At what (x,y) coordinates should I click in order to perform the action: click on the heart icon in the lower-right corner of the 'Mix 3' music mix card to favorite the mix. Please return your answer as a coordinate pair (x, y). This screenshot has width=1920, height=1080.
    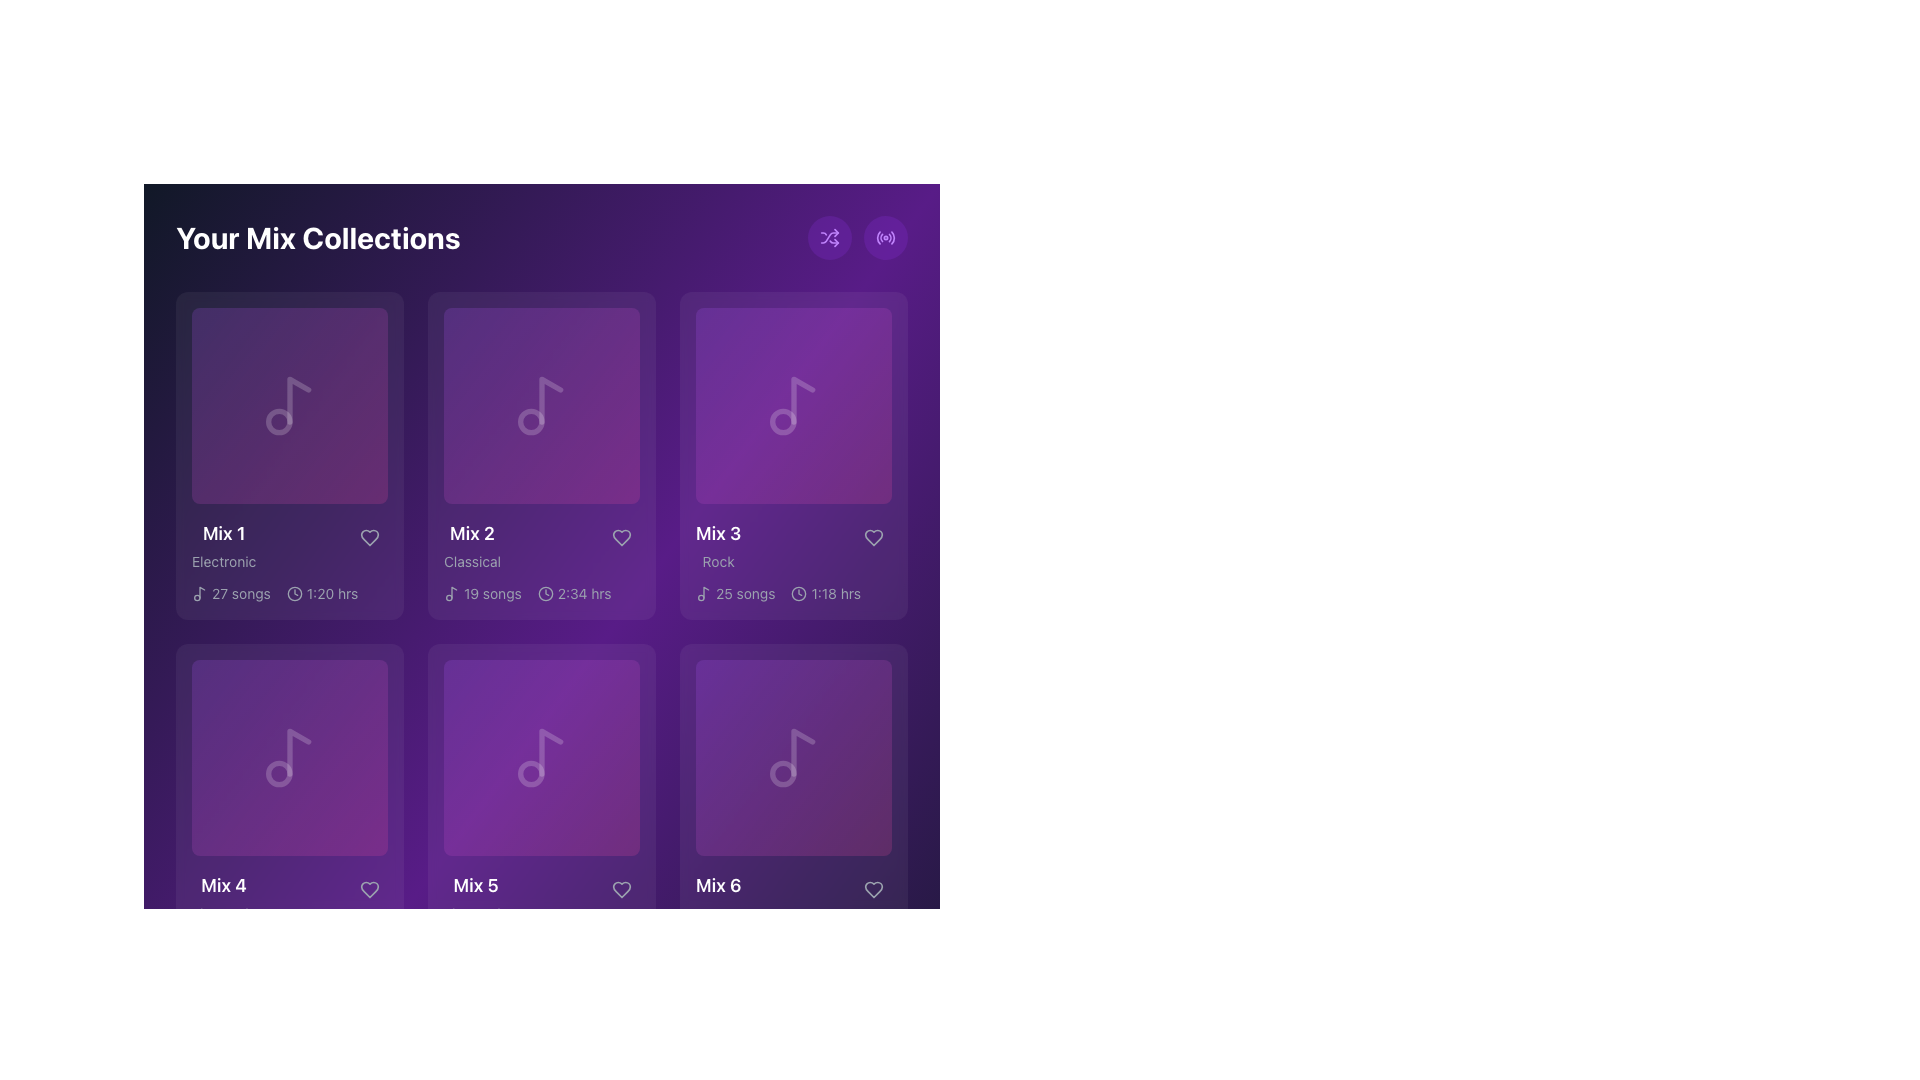
    Looking at the image, I should click on (873, 536).